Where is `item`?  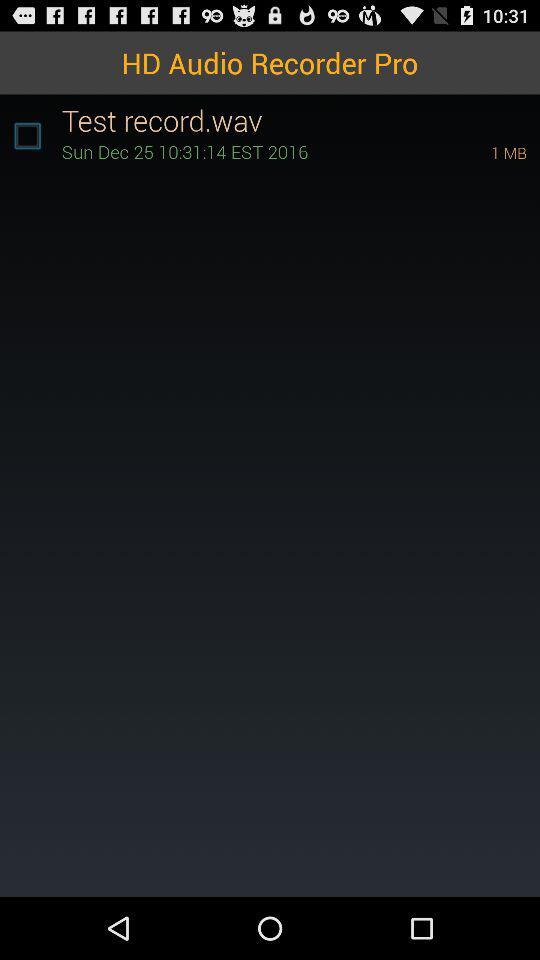 item is located at coordinates (26, 135).